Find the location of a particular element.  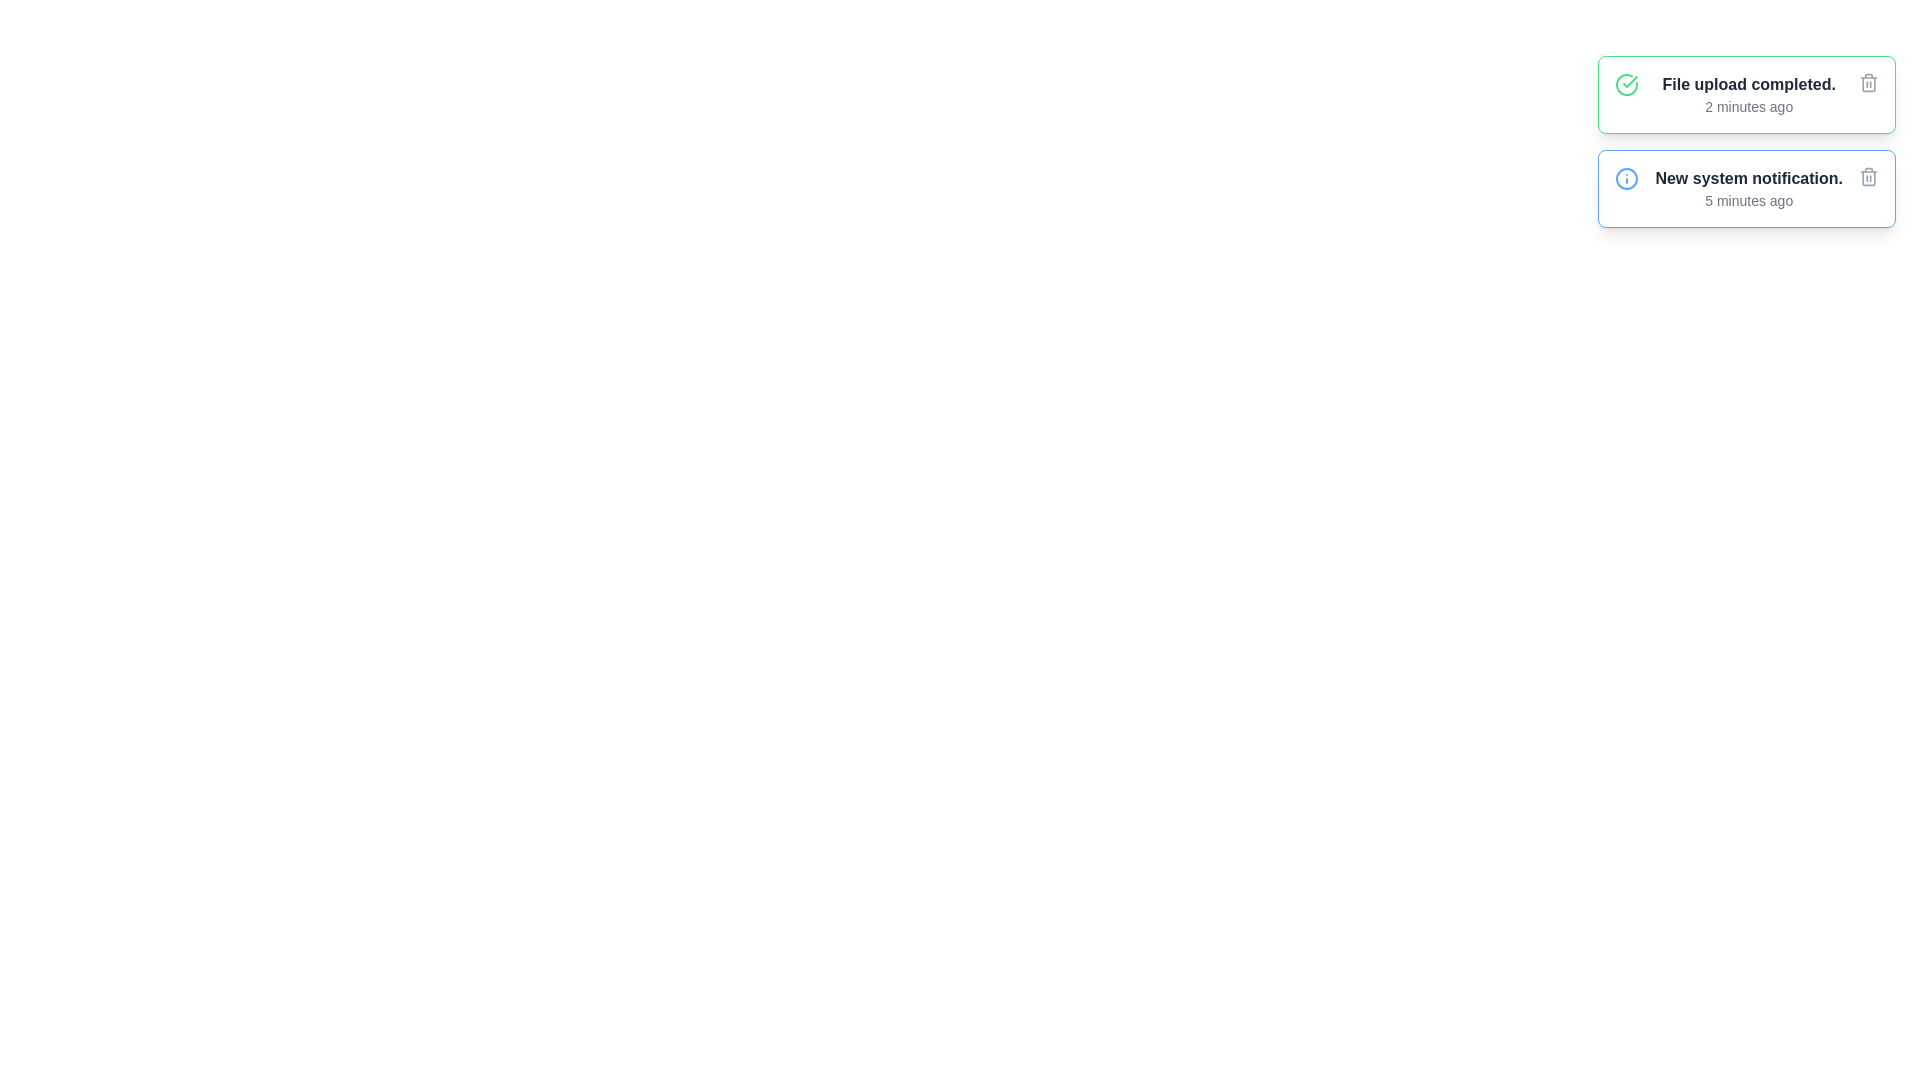

the notification icon to inspect it is located at coordinates (1627, 83).